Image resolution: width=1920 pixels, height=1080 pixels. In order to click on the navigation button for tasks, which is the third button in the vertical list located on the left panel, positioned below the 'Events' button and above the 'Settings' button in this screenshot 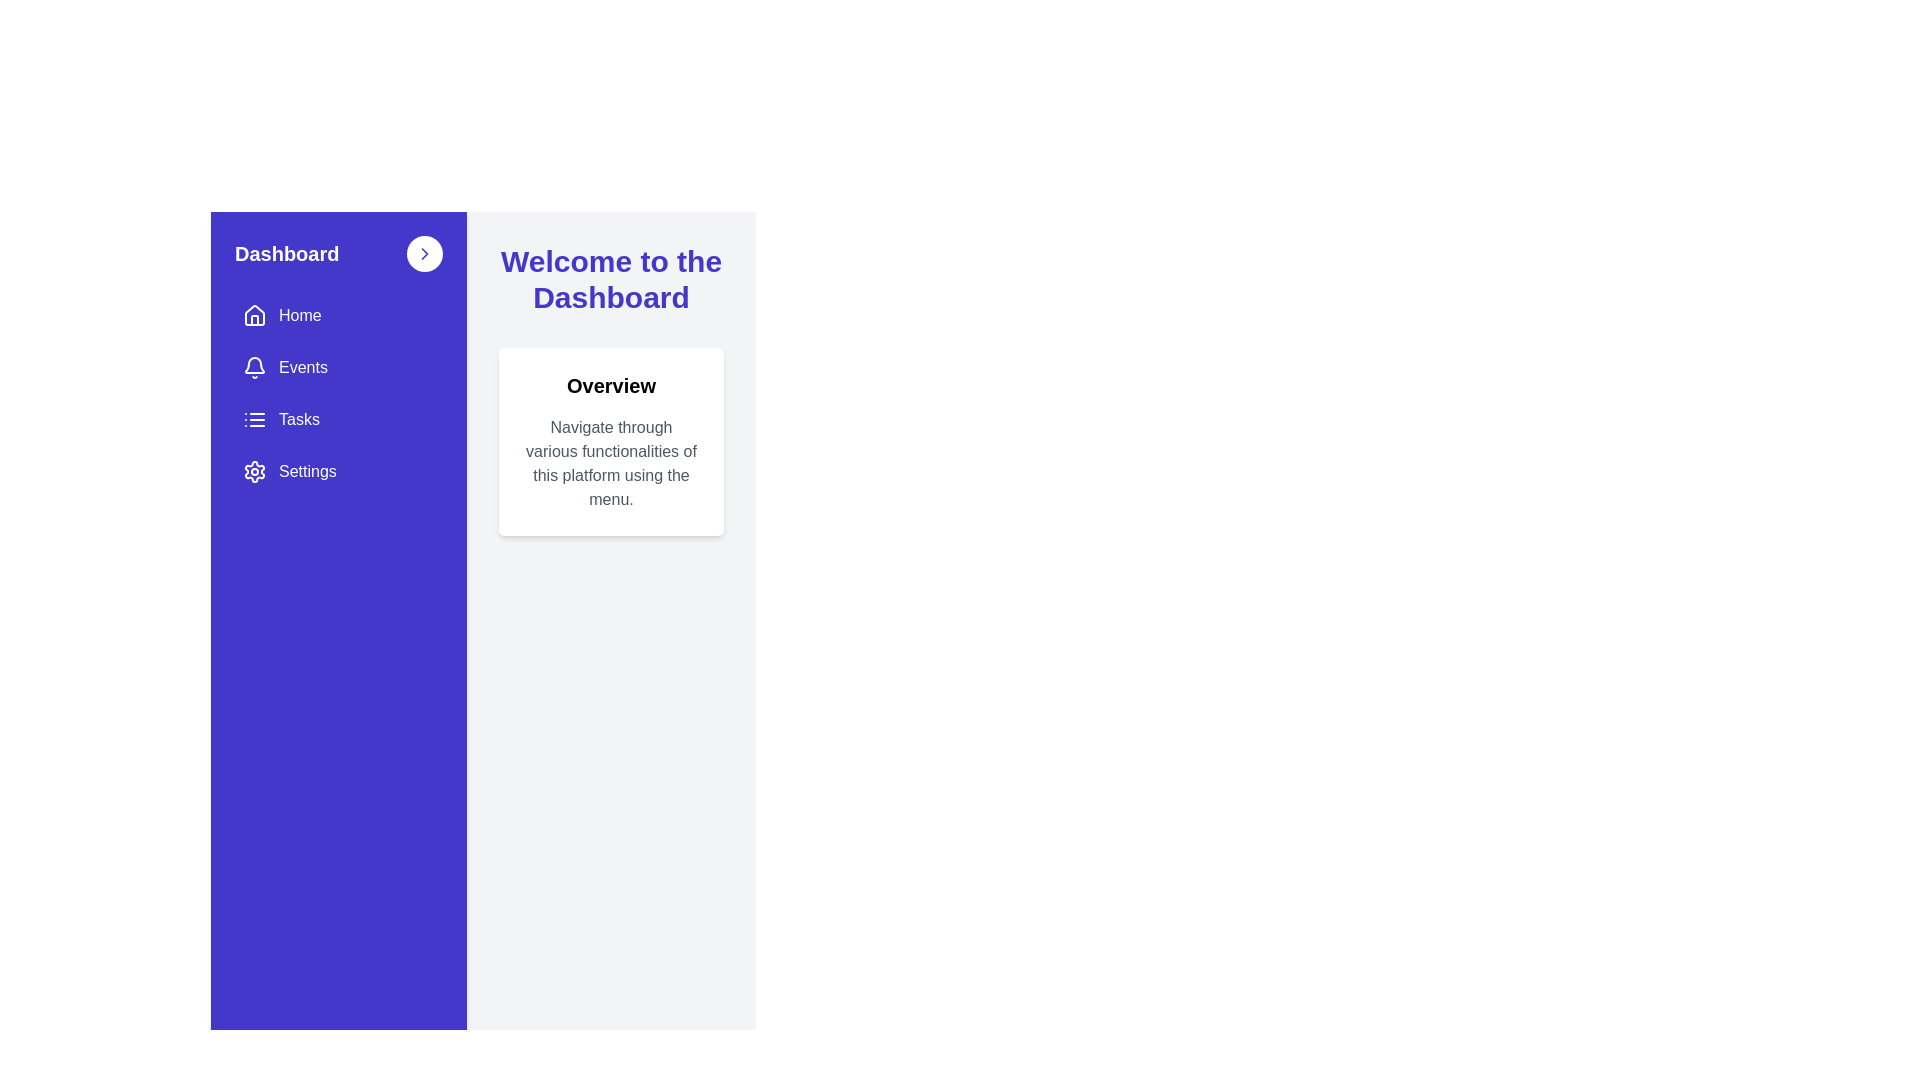, I will do `click(339, 419)`.